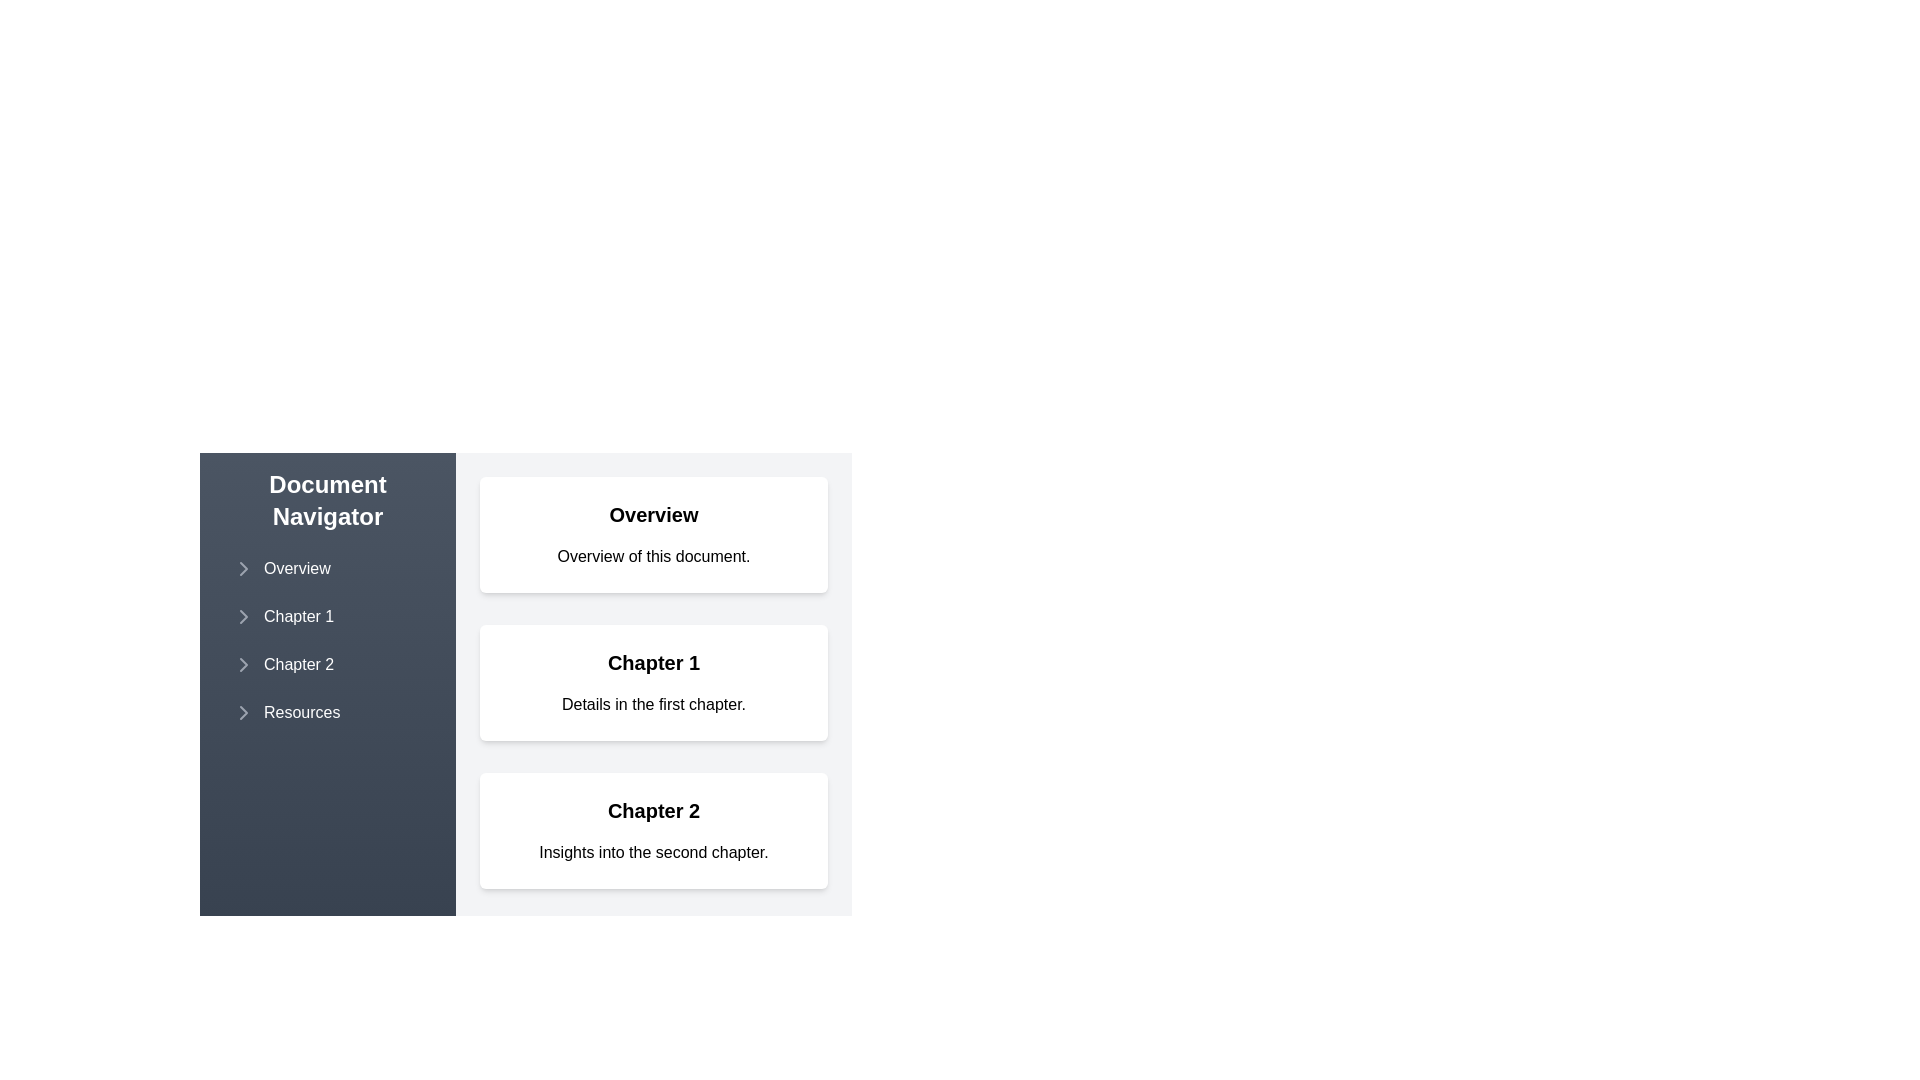 The width and height of the screenshot is (1920, 1080). What do you see at coordinates (653, 852) in the screenshot?
I see `the text label providing a brief description related to 'Chapter 2', located within the card structure beneath the header 'Chapter 2'` at bounding box center [653, 852].